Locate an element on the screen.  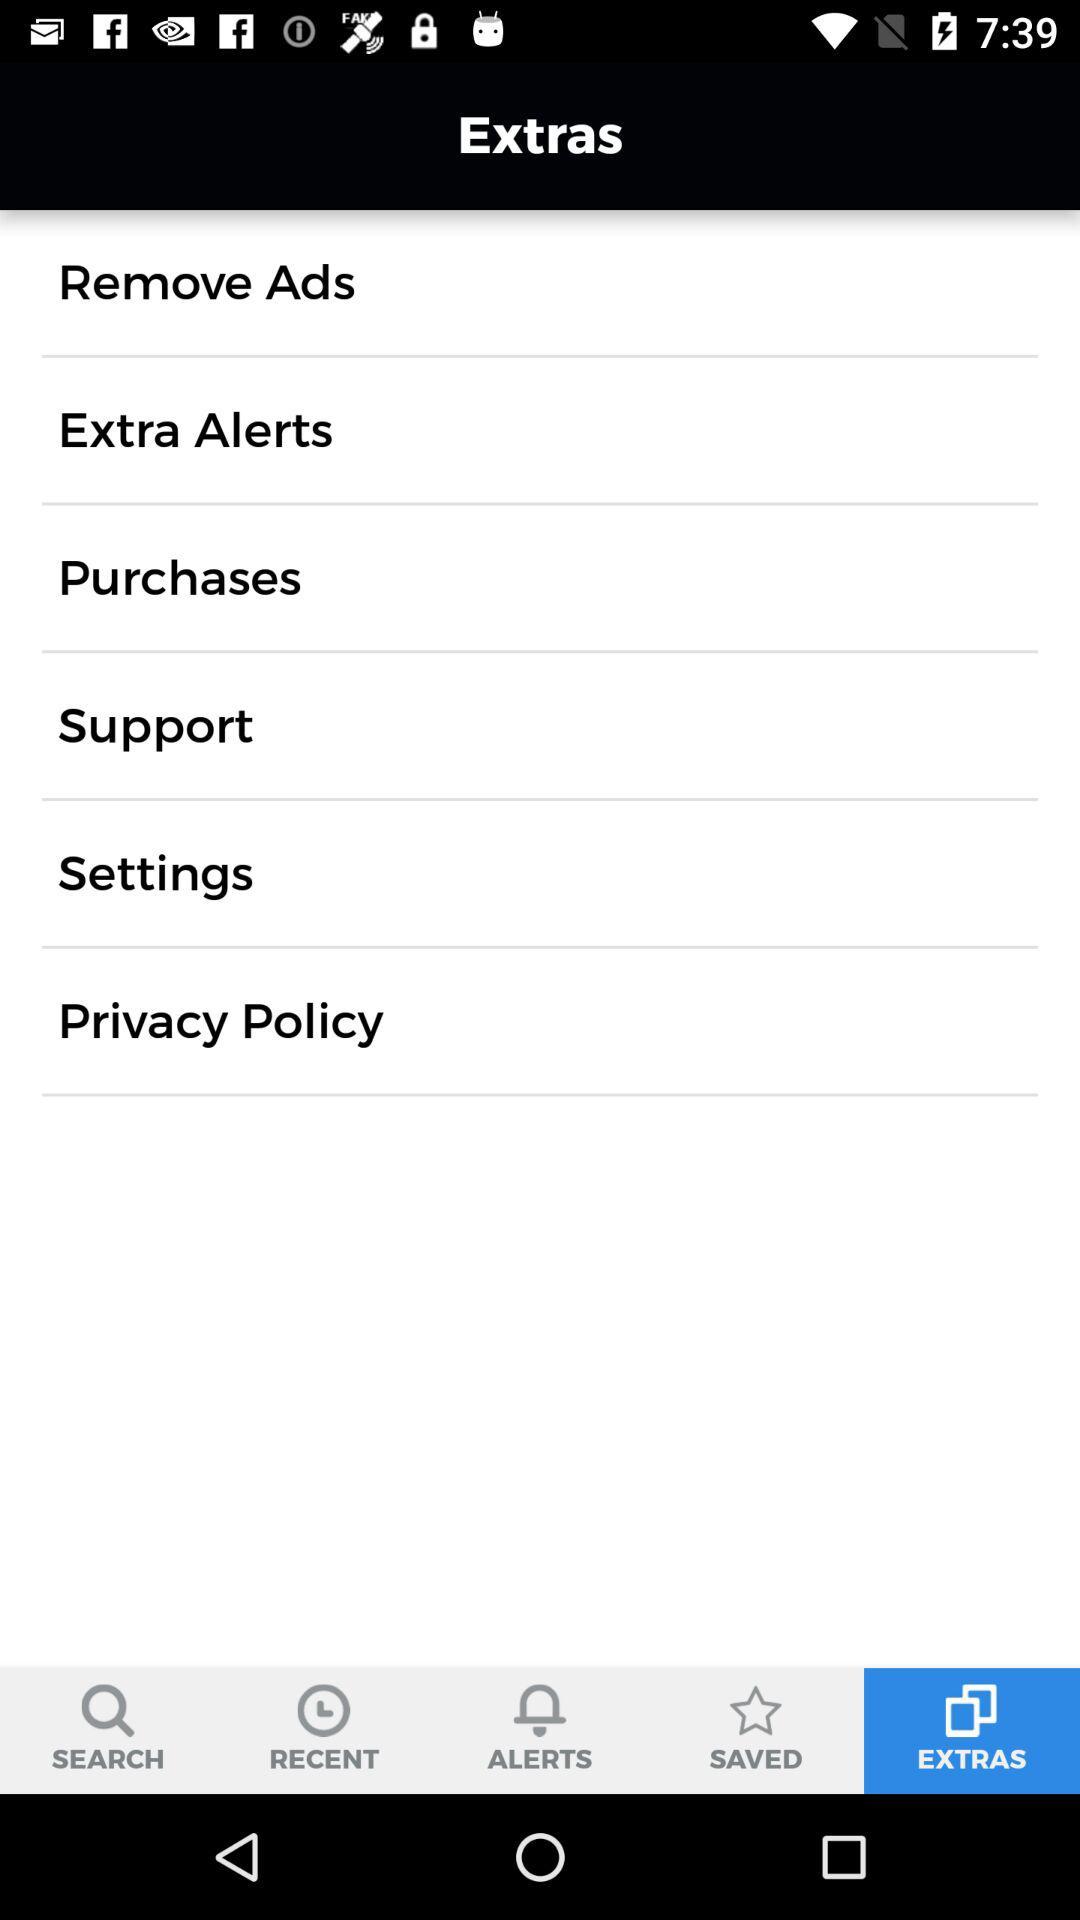
the settings item is located at coordinates (154, 873).